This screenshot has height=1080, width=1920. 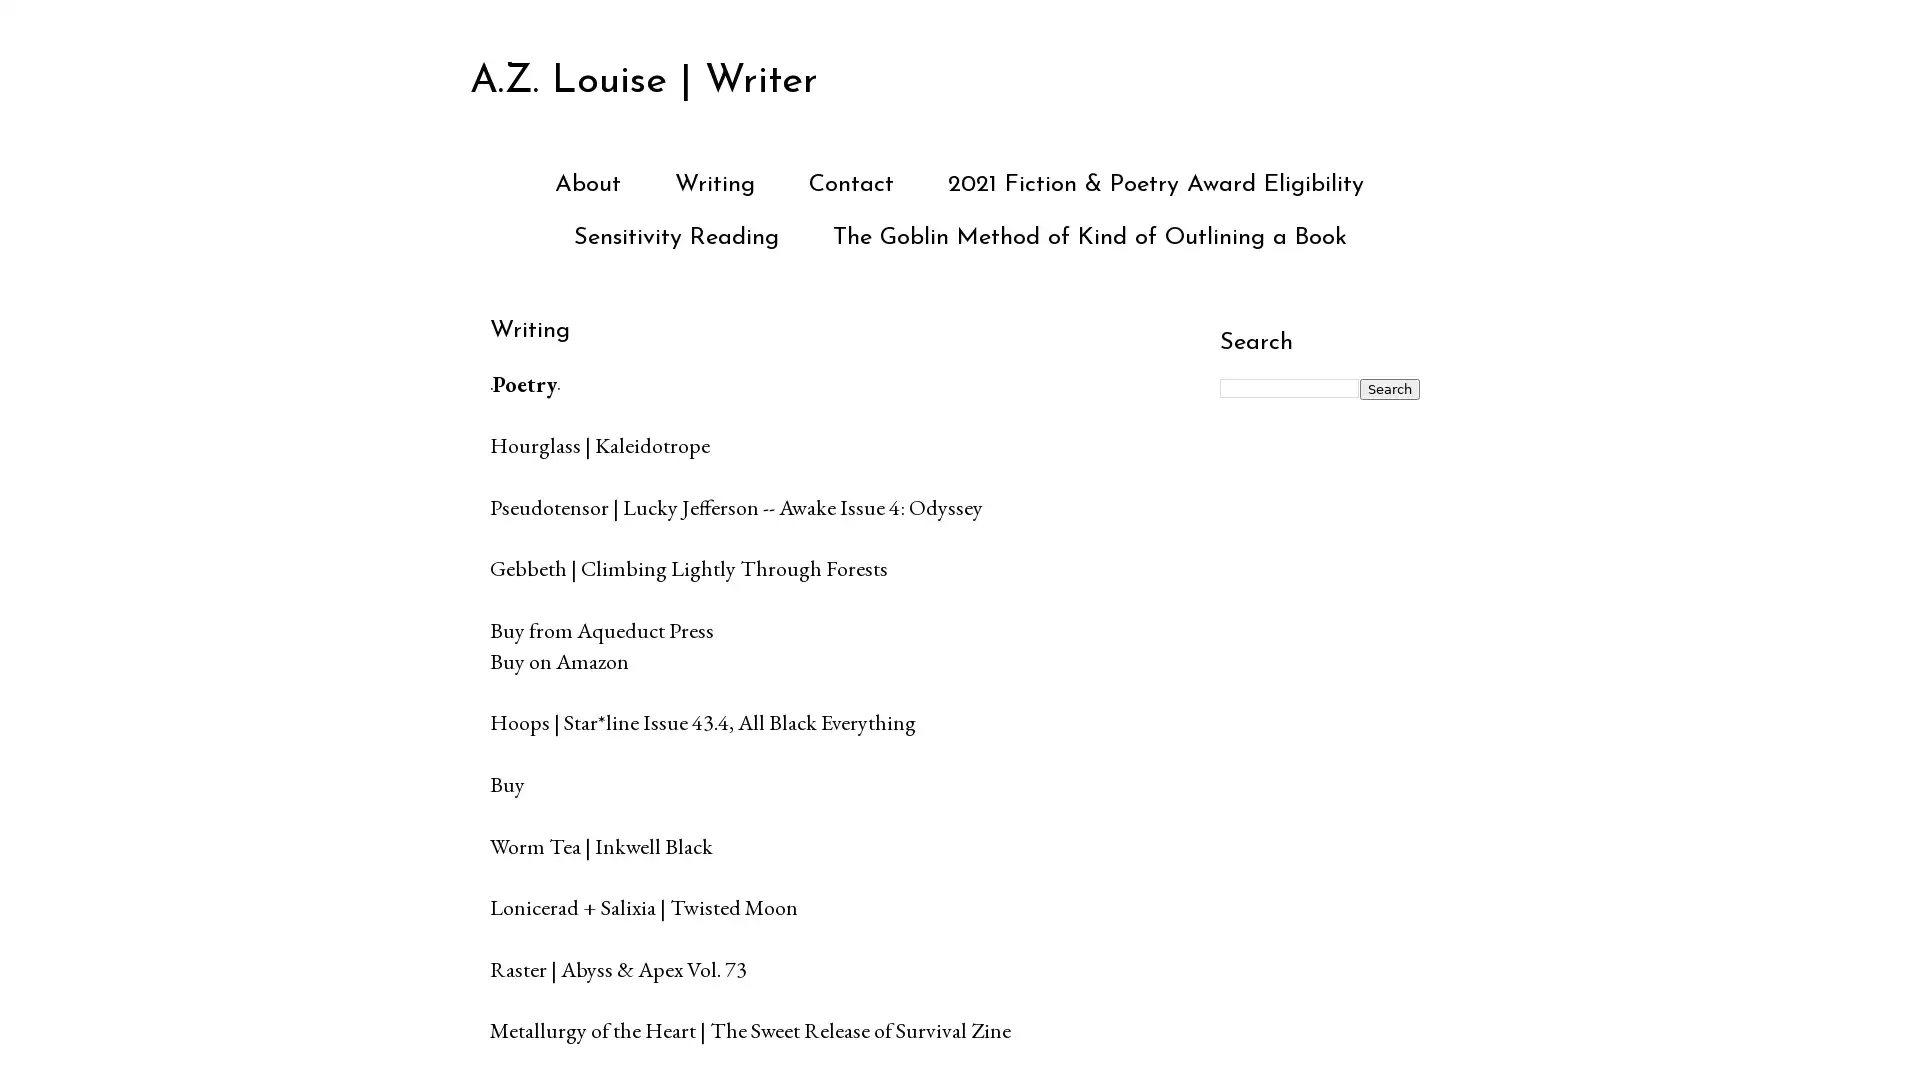 What do you see at coordinates (1389, 388) in the screenshot?
I see `Search` at bounding box center [1389, 388].